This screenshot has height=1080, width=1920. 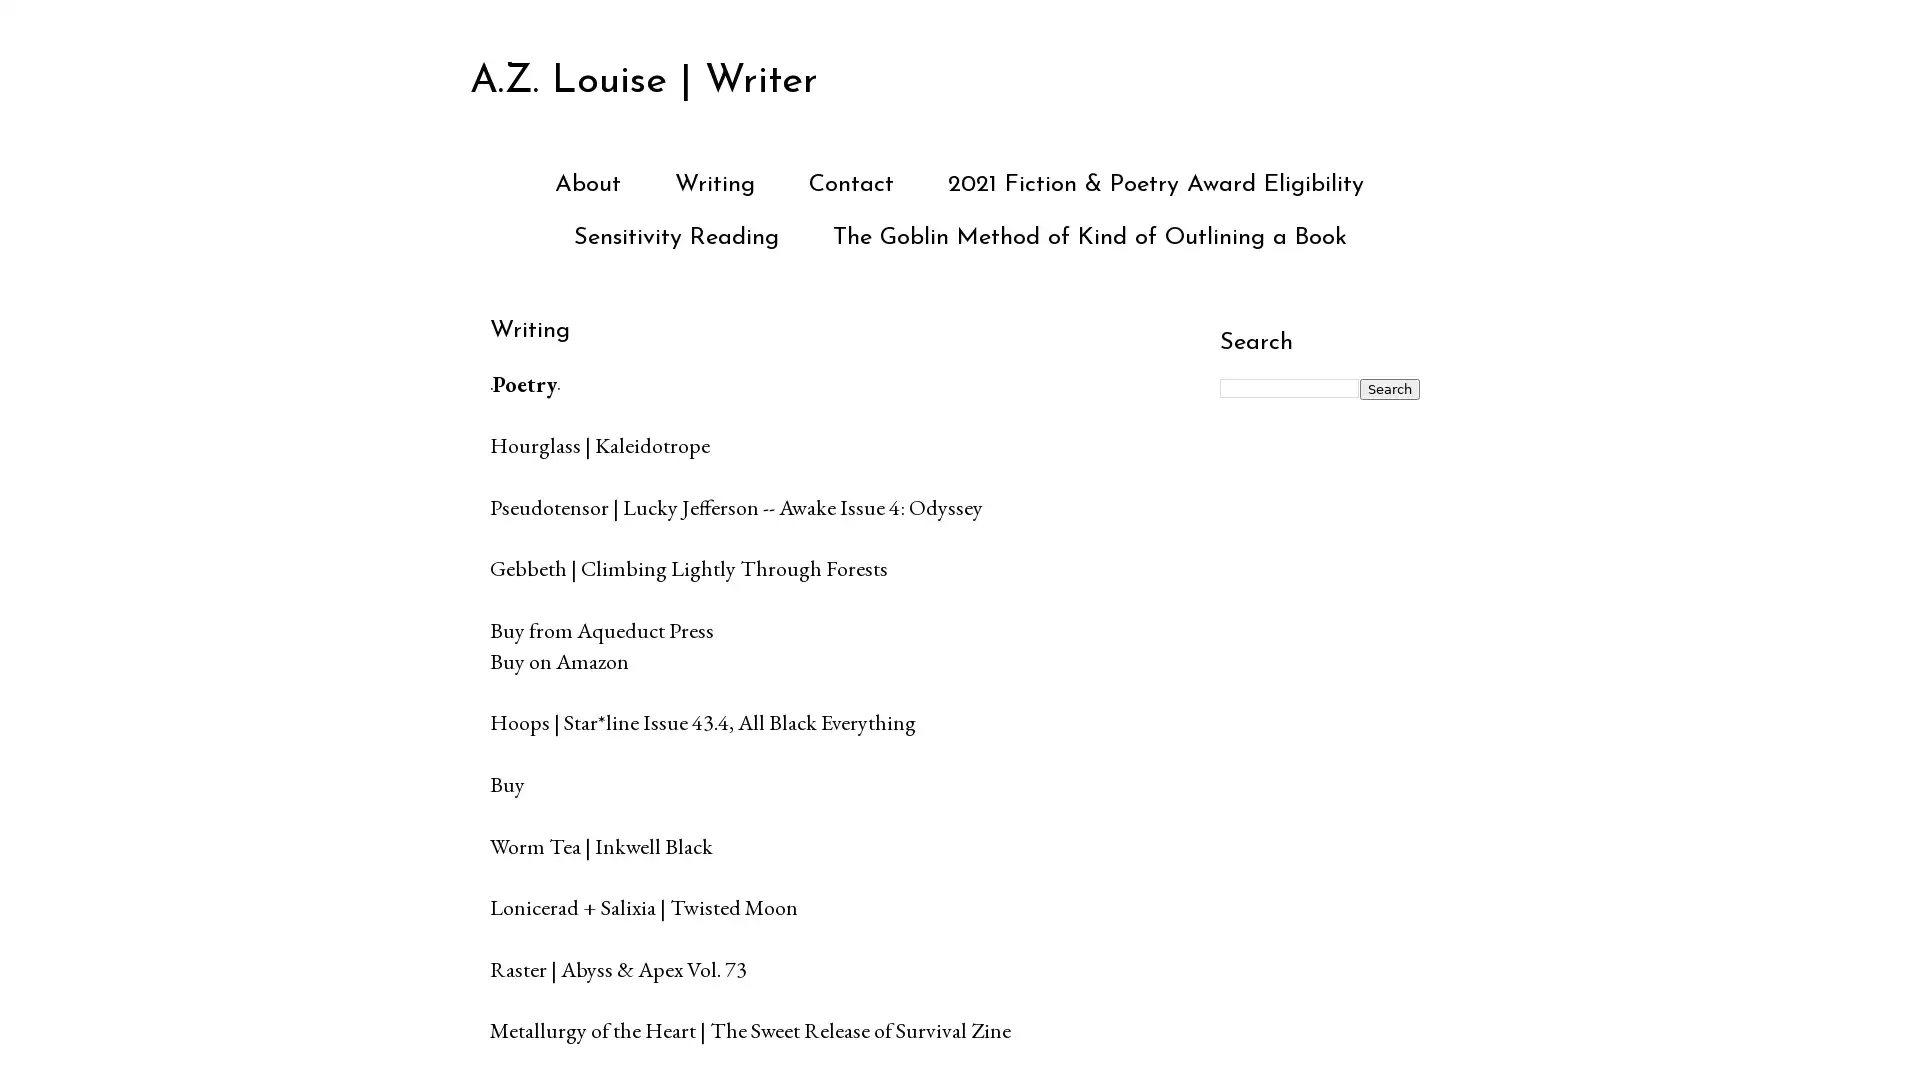 What do you see at coordinates (1389, 388) in the screenshot?
I see `Search` at bounding box center [1389, 388].